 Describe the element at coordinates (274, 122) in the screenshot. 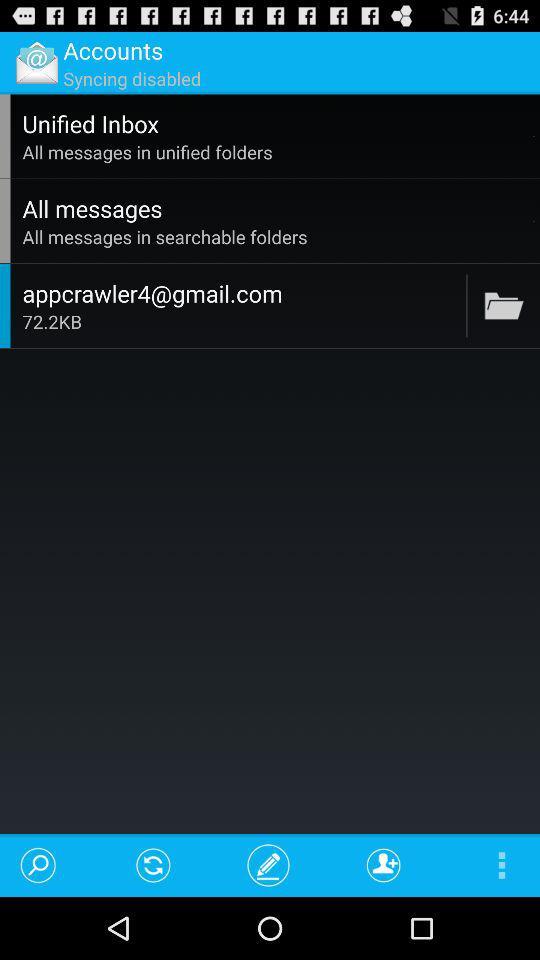

I see `icon below syncing disabled app` at that location.